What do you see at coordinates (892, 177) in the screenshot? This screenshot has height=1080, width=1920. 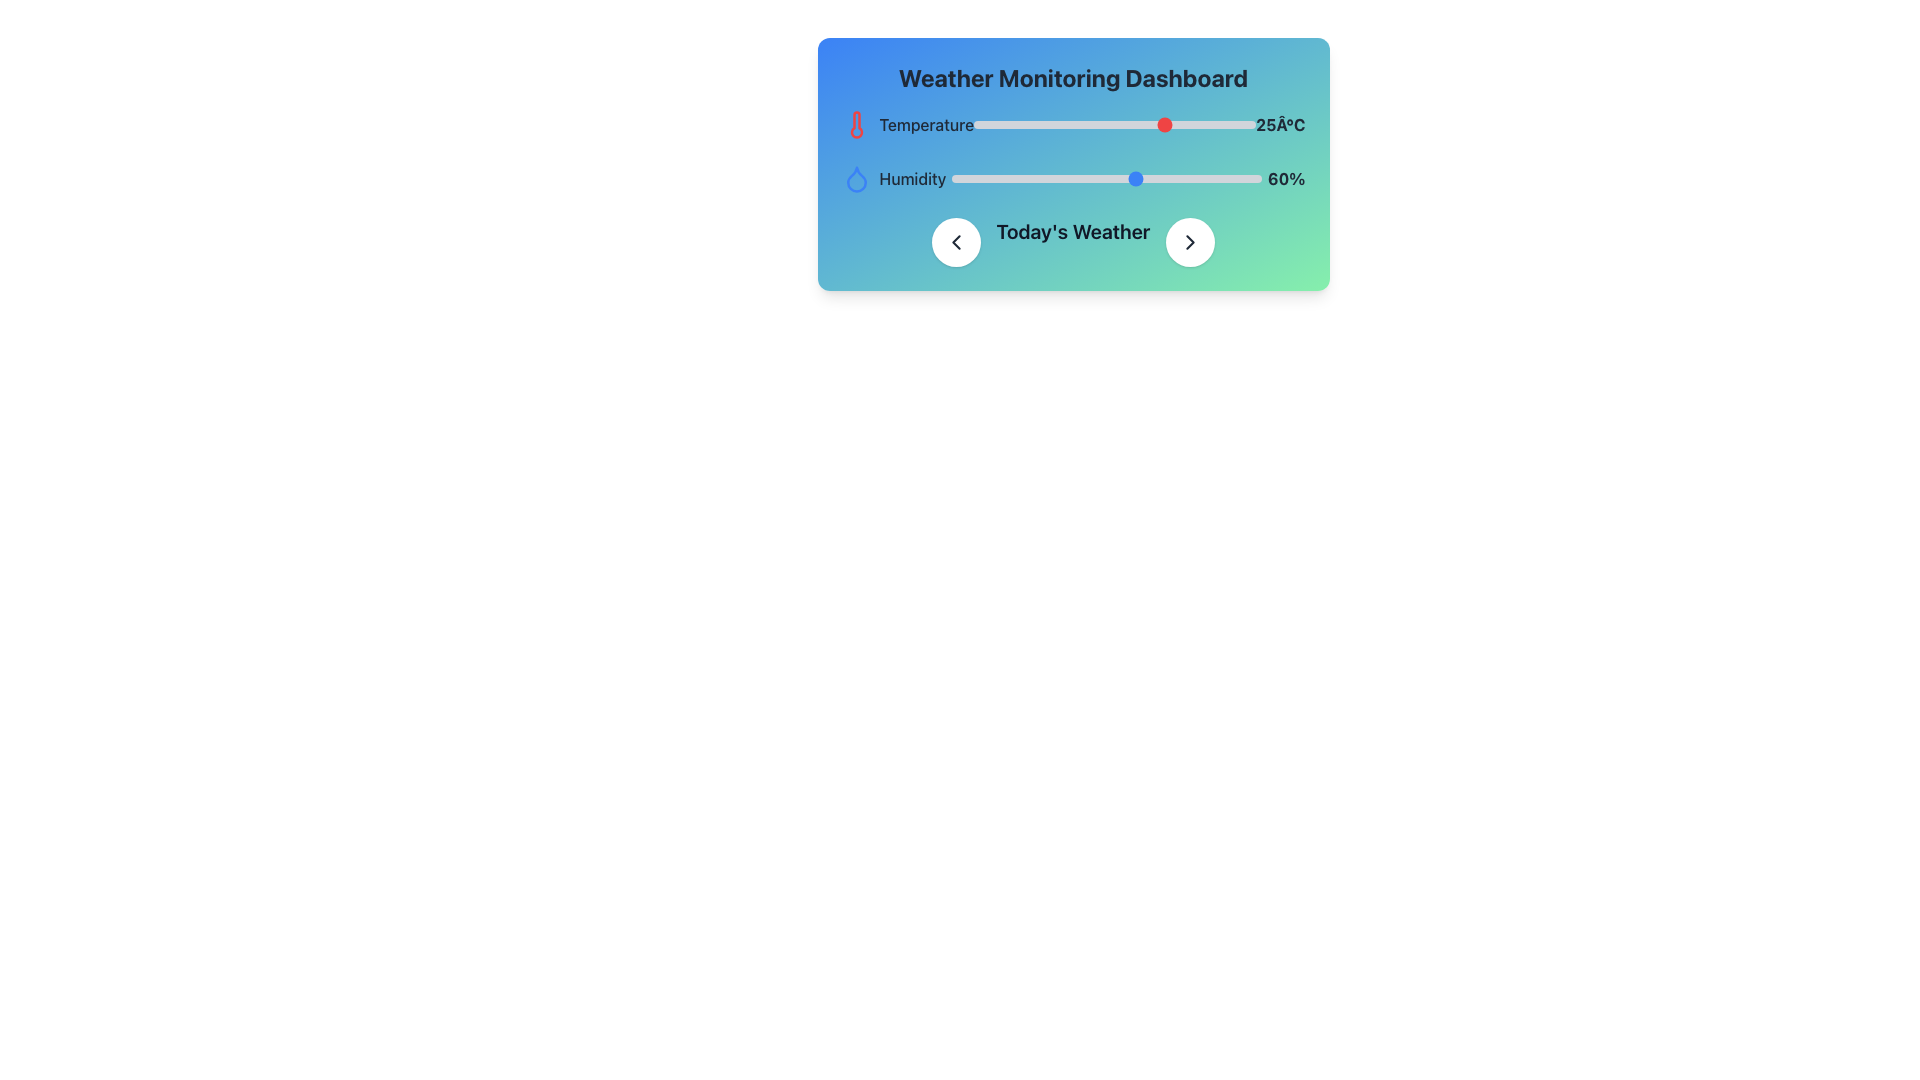 I see `the 'Humidity' label with the blue droplet icon, which is the first component in the humidity information section of the weather dashboard` at bounding box center [892, 177].